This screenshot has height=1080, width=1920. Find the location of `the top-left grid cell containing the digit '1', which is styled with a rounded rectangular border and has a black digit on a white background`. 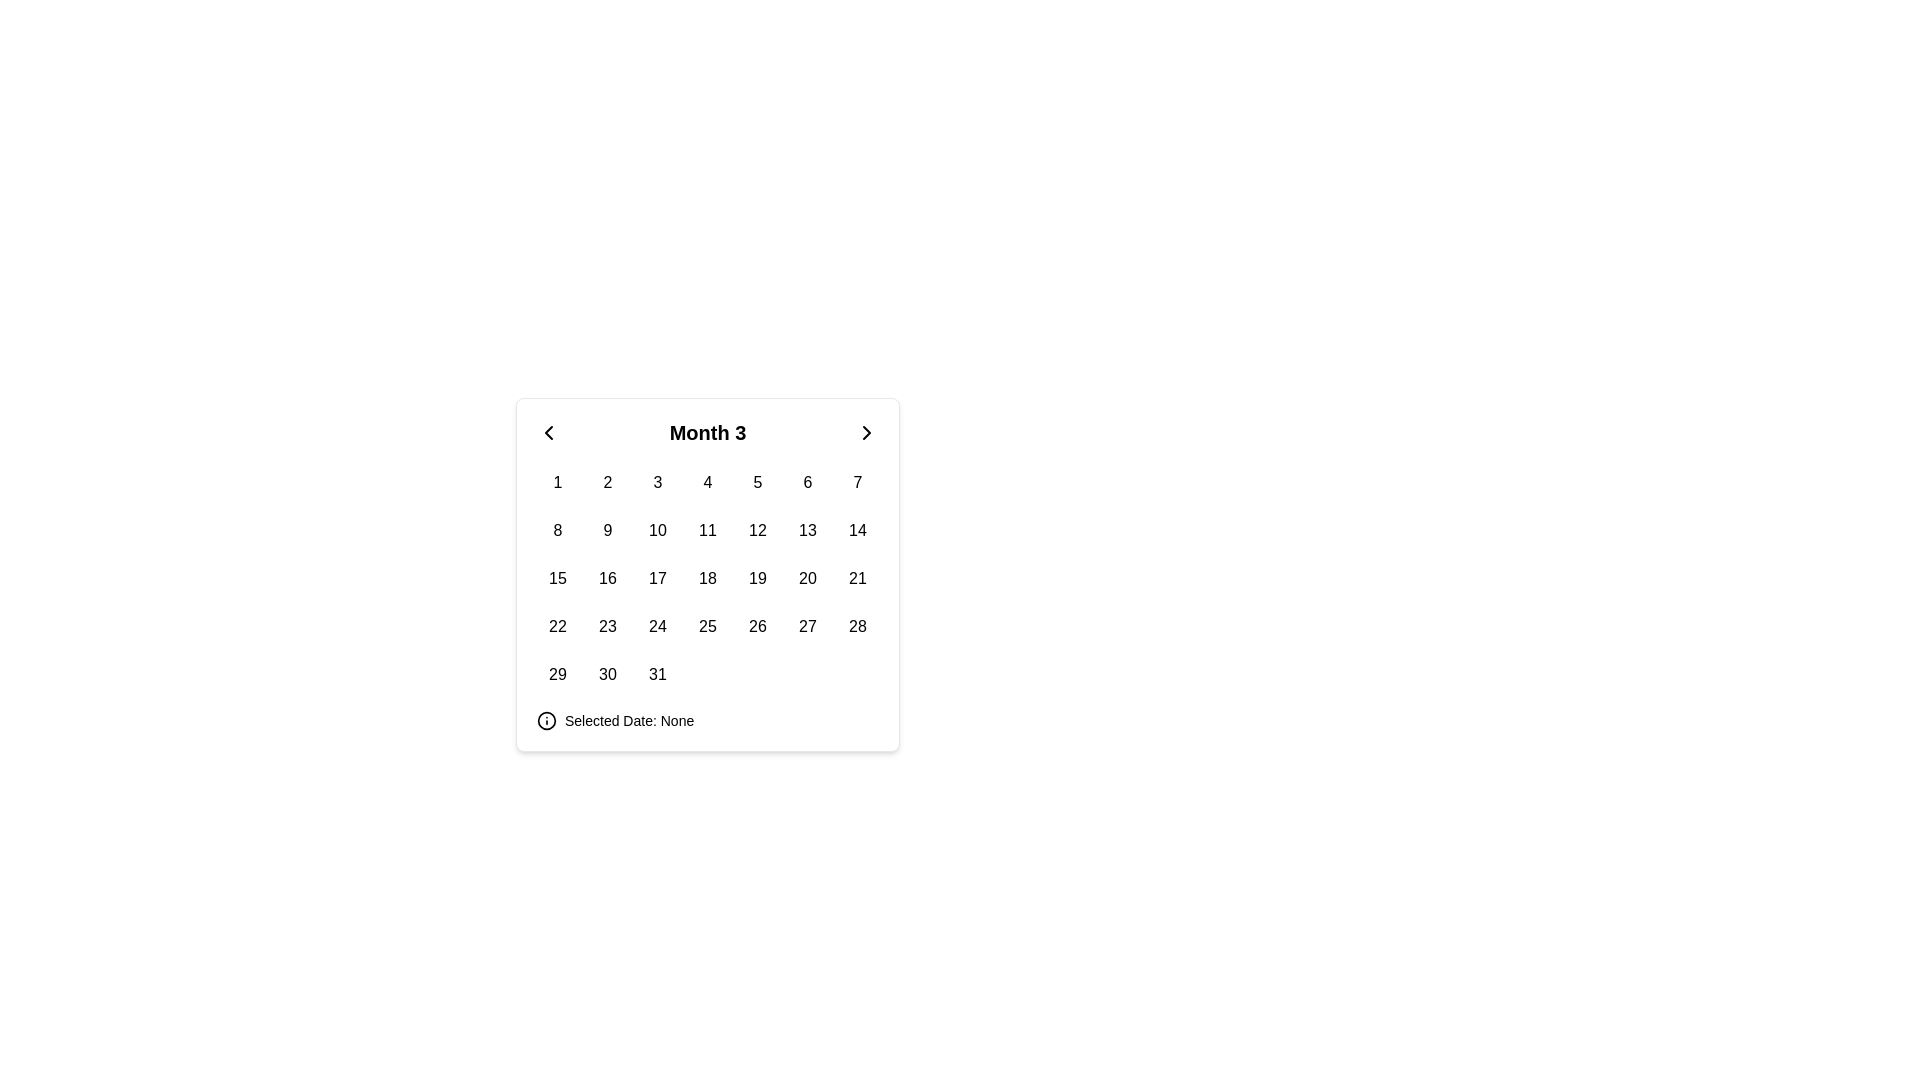

the top-left grid cell containing the digit '1', which is styled with a rounded rectangular border and has a black digit on a white background is located at coordinates (557, 482).